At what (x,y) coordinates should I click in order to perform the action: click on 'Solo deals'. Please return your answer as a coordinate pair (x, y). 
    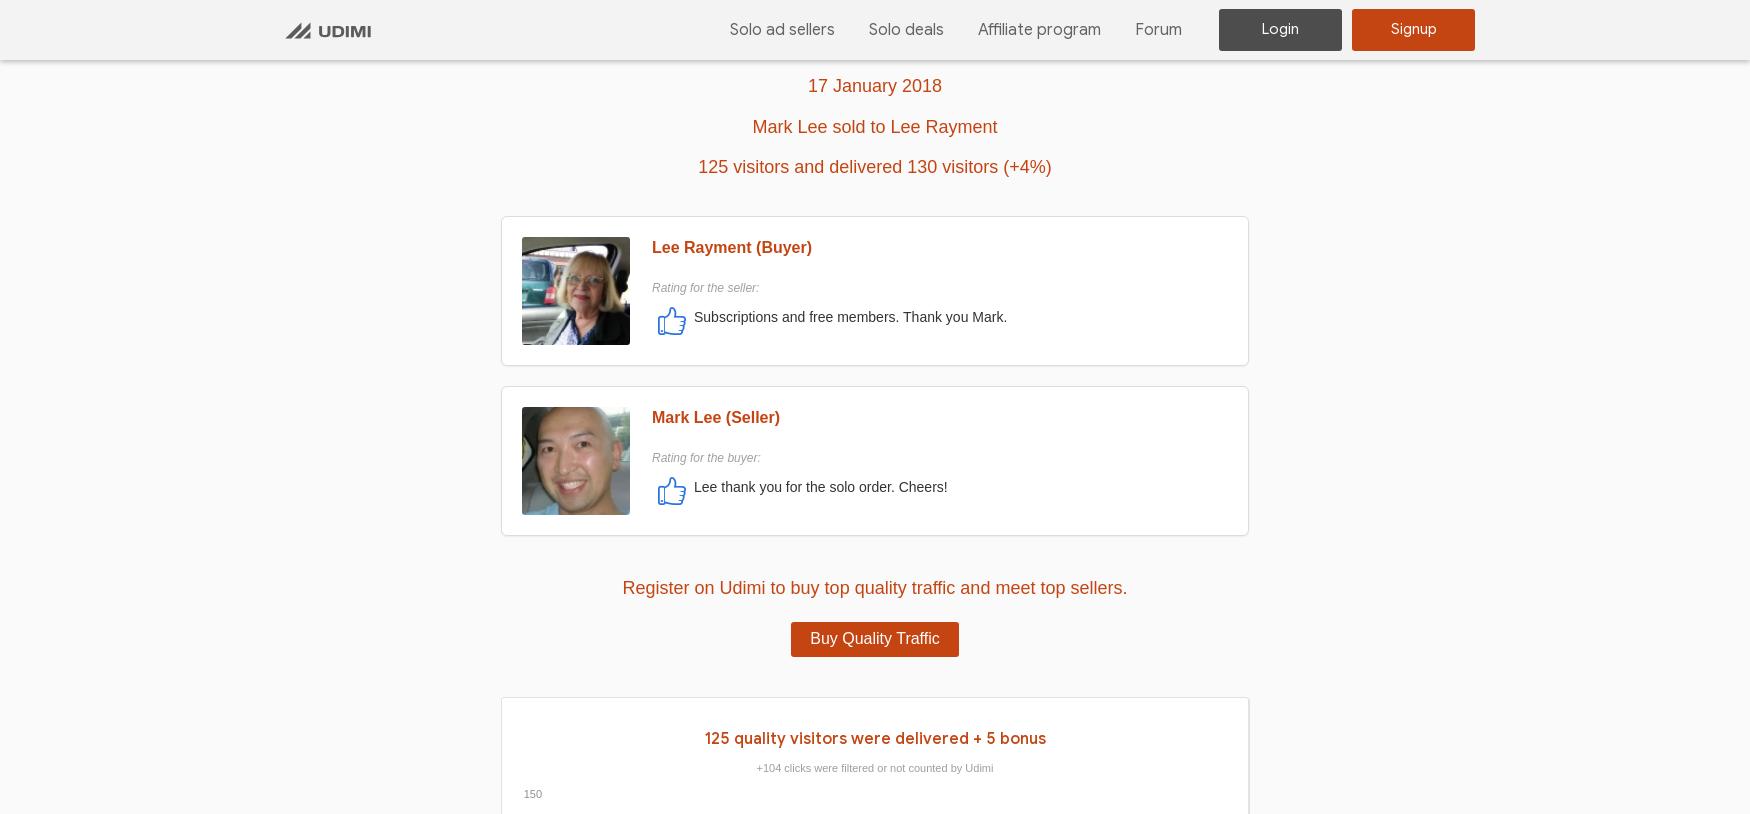
    Looking at the image, I should click on (905, 27).